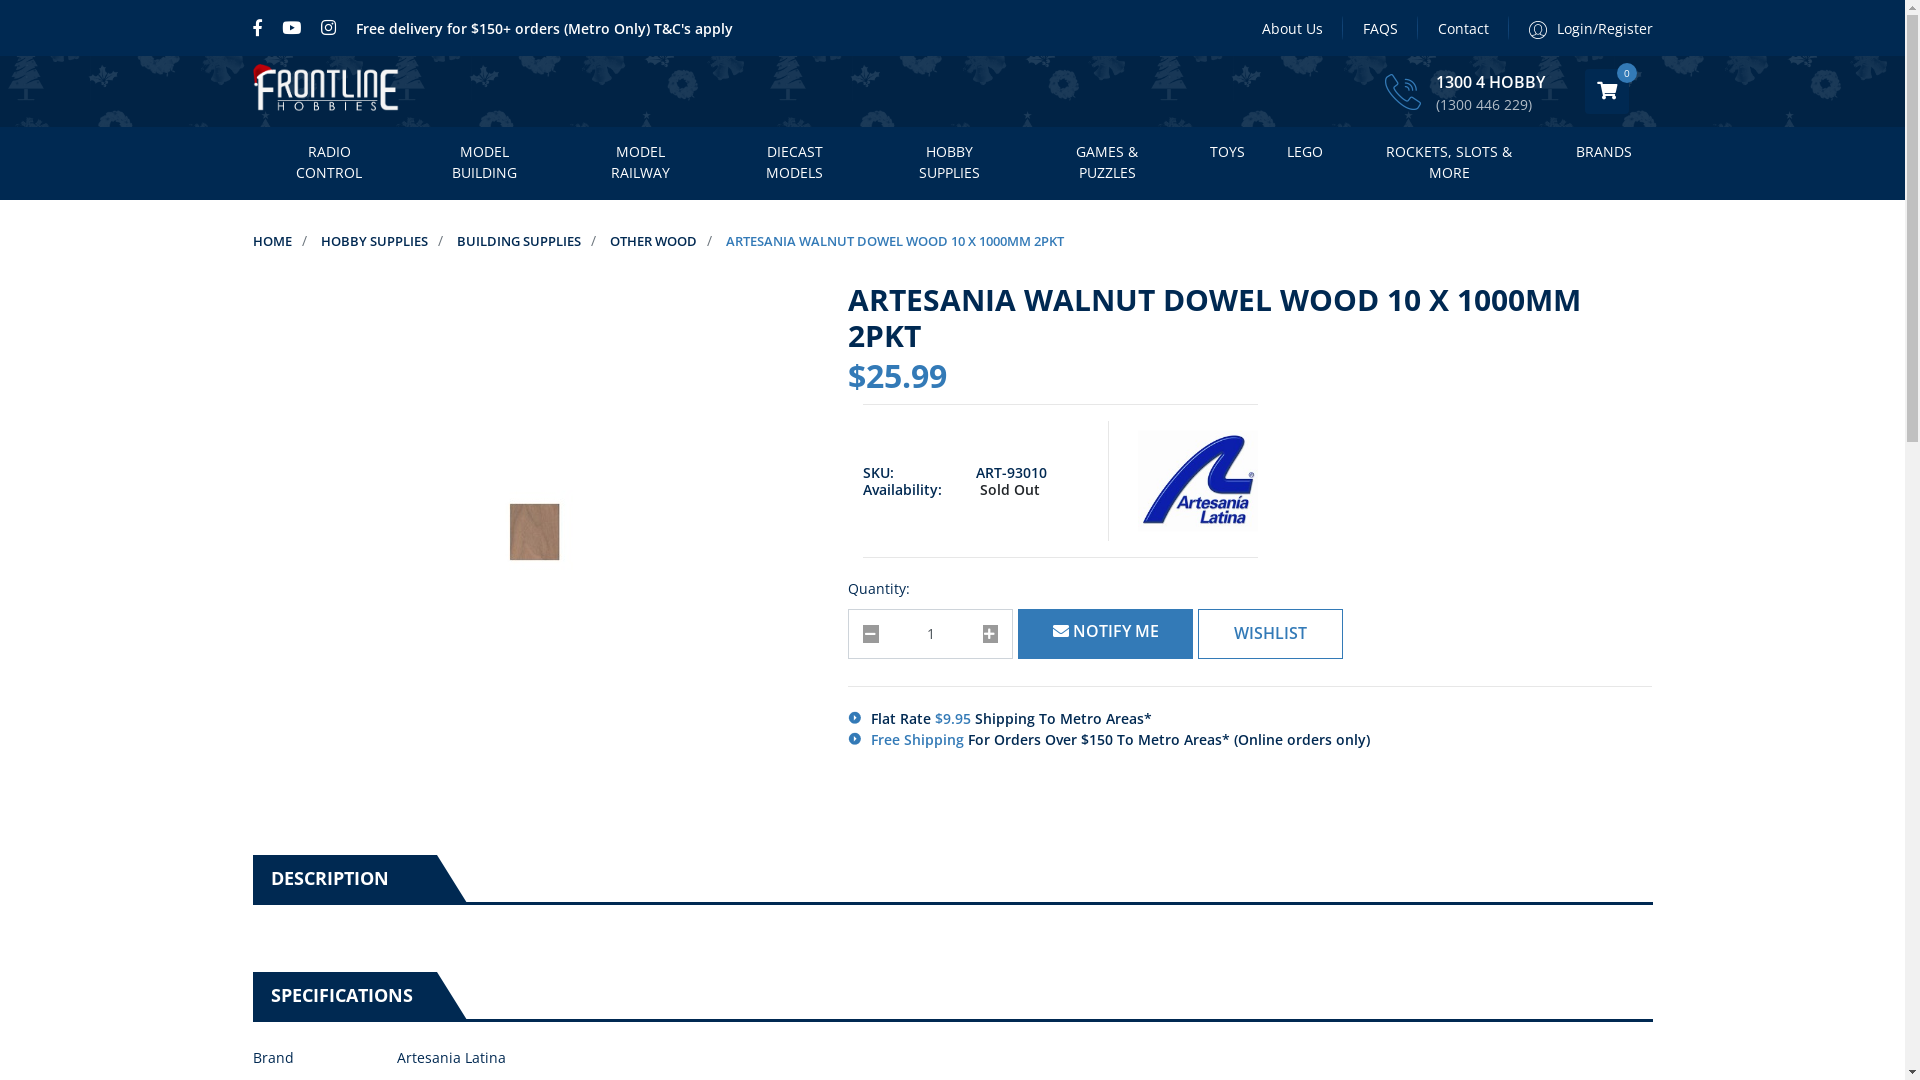 The image size is (1920, 1080). What do you see at coordinates (1017, 633) in the screenshot?
I see `'NOTIFY ME'` at bounding box center [1017, 633].